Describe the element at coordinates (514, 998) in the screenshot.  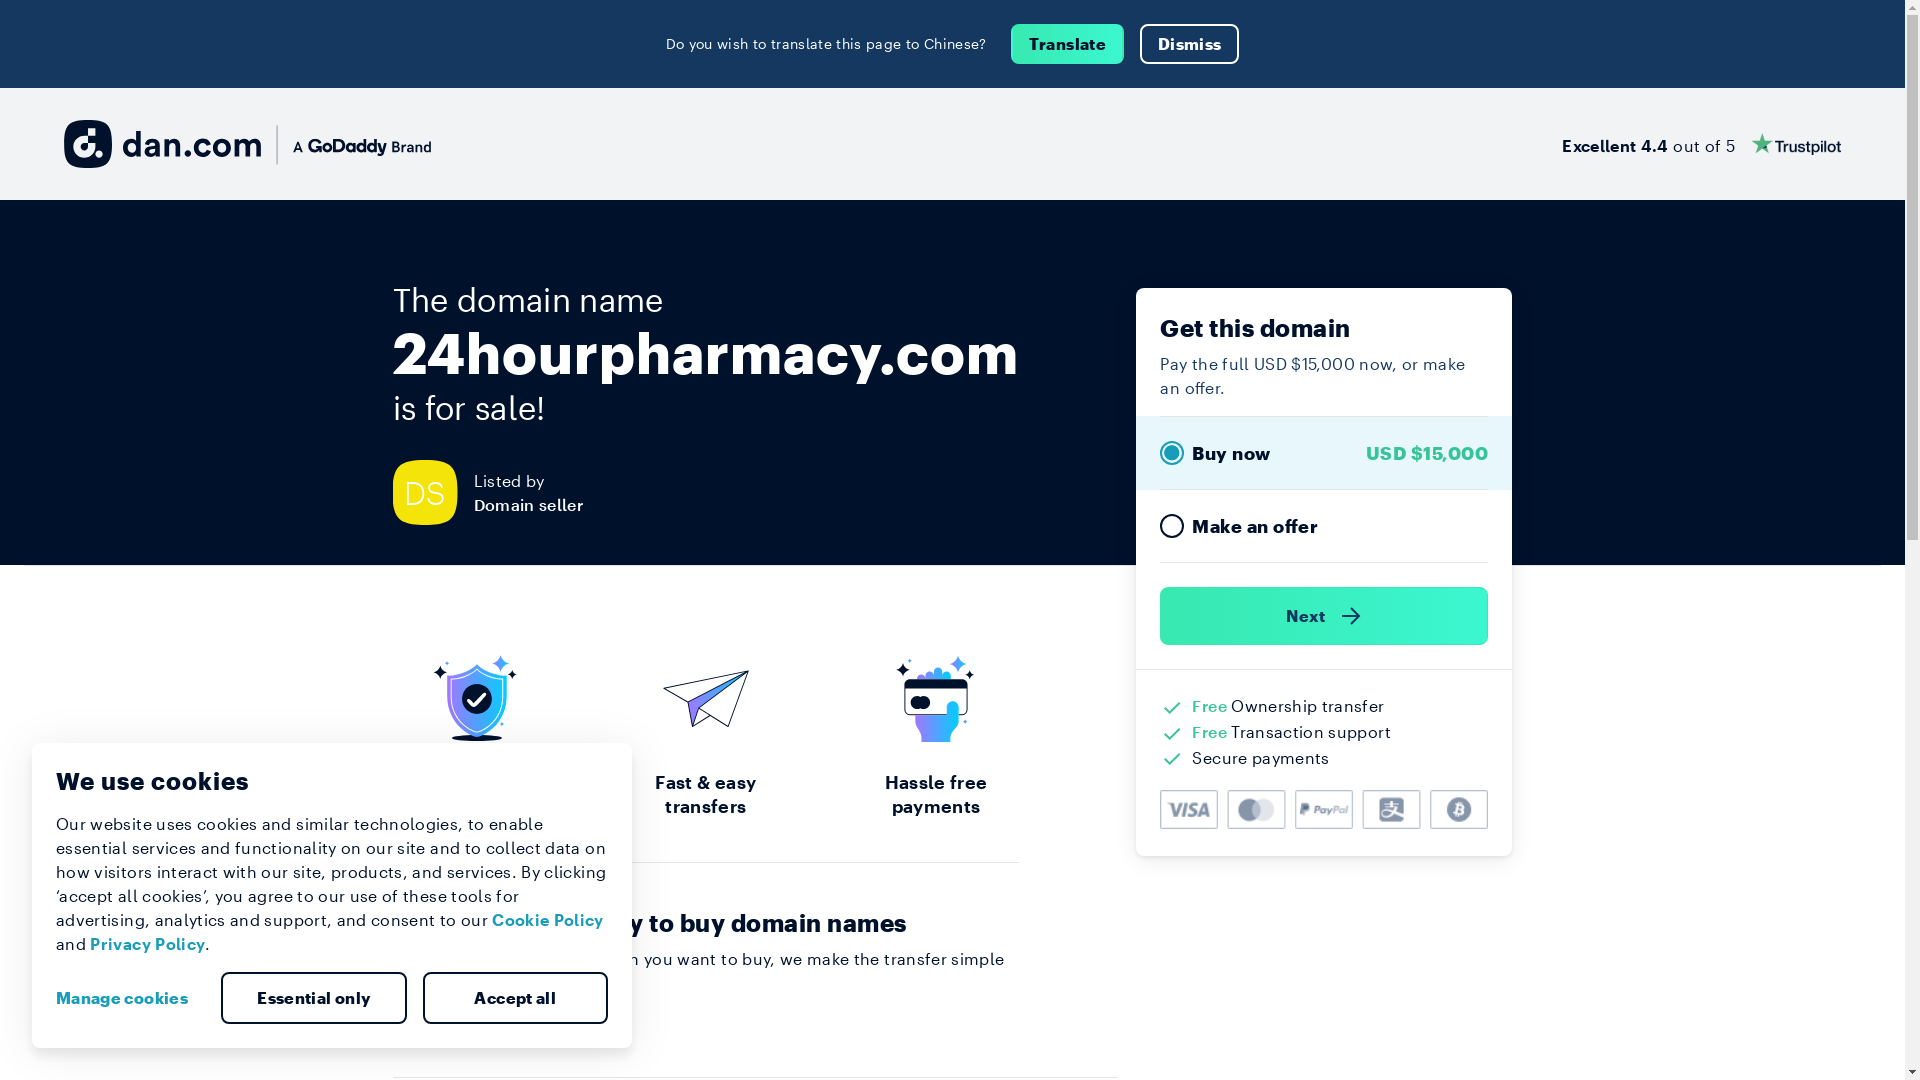
I see `'Accept all'` at that location.